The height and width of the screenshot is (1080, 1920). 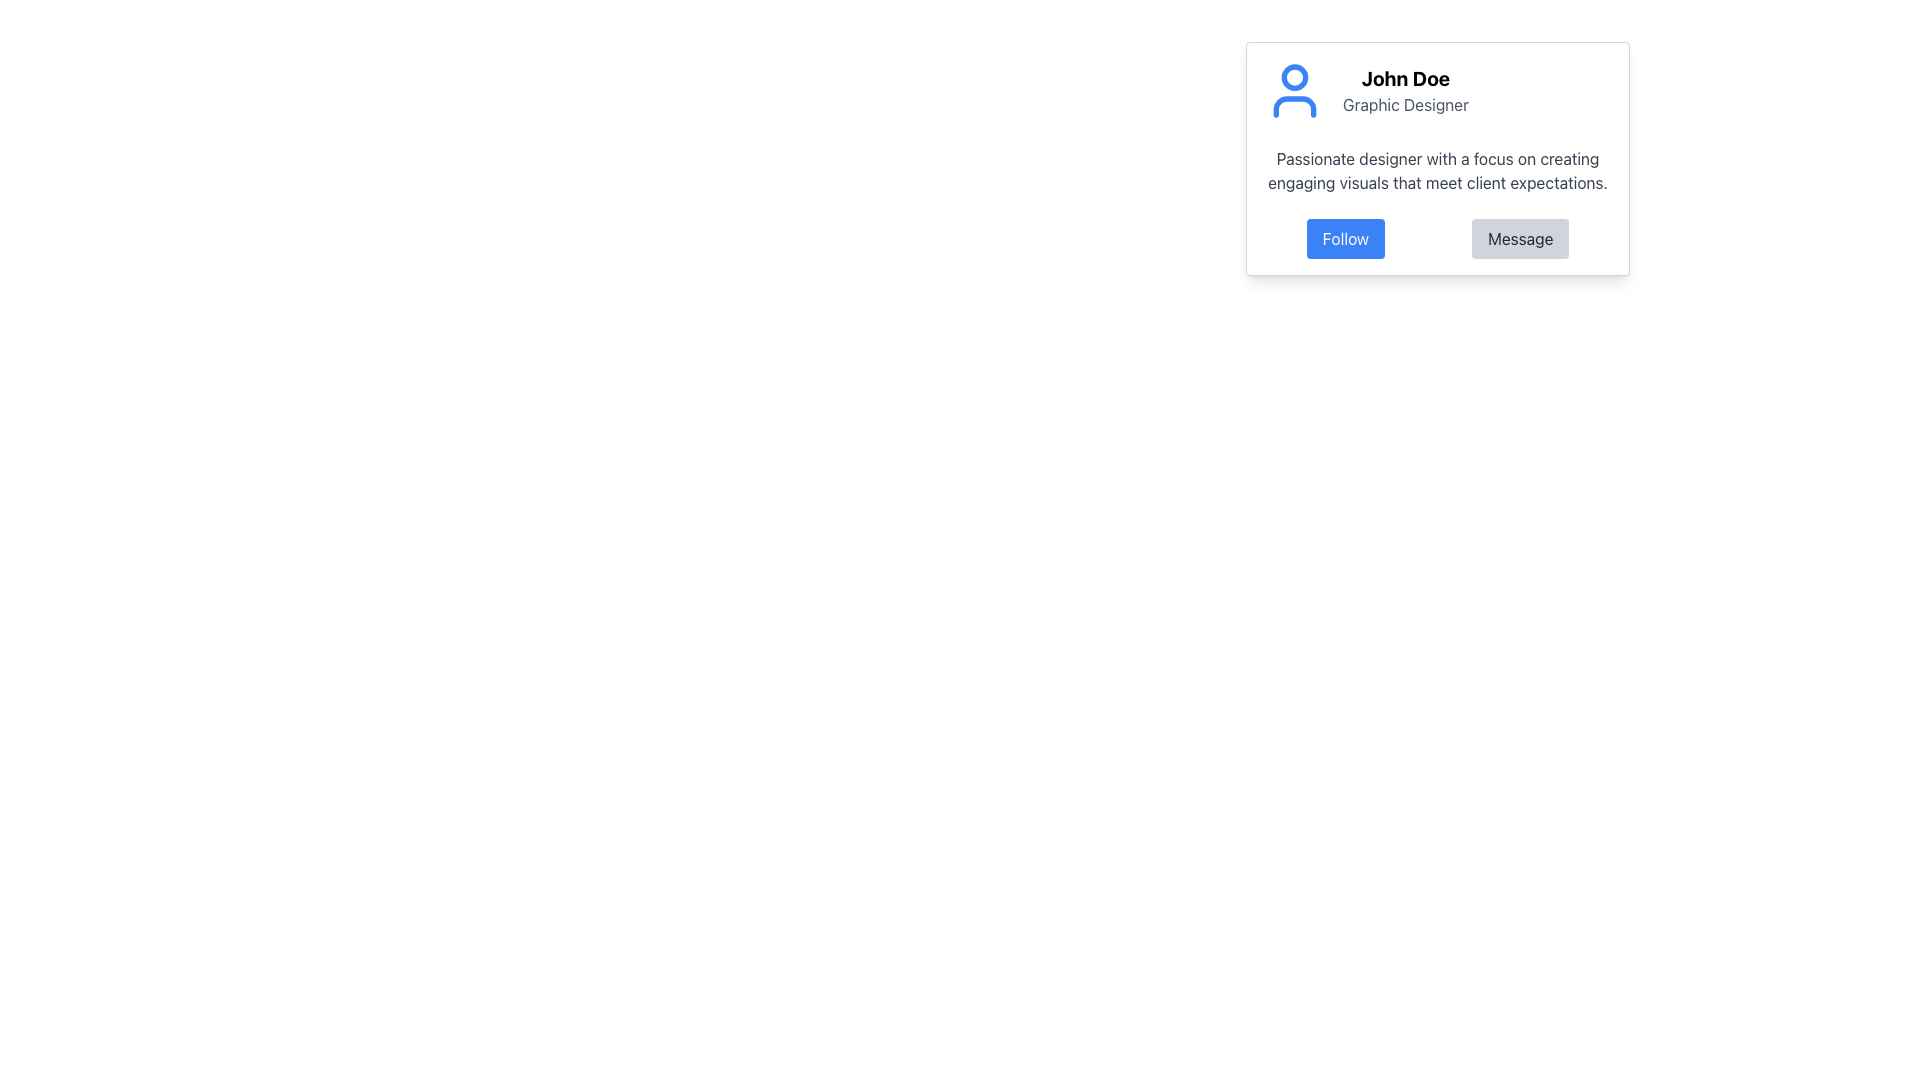 What do you see at coordinates (1405, 91) in the screenshot?
I see `text displayed in the Text Display element located at the top-right section of the card-like widget, which provides the name and job title of the user` at bounding box center [1405, 91].